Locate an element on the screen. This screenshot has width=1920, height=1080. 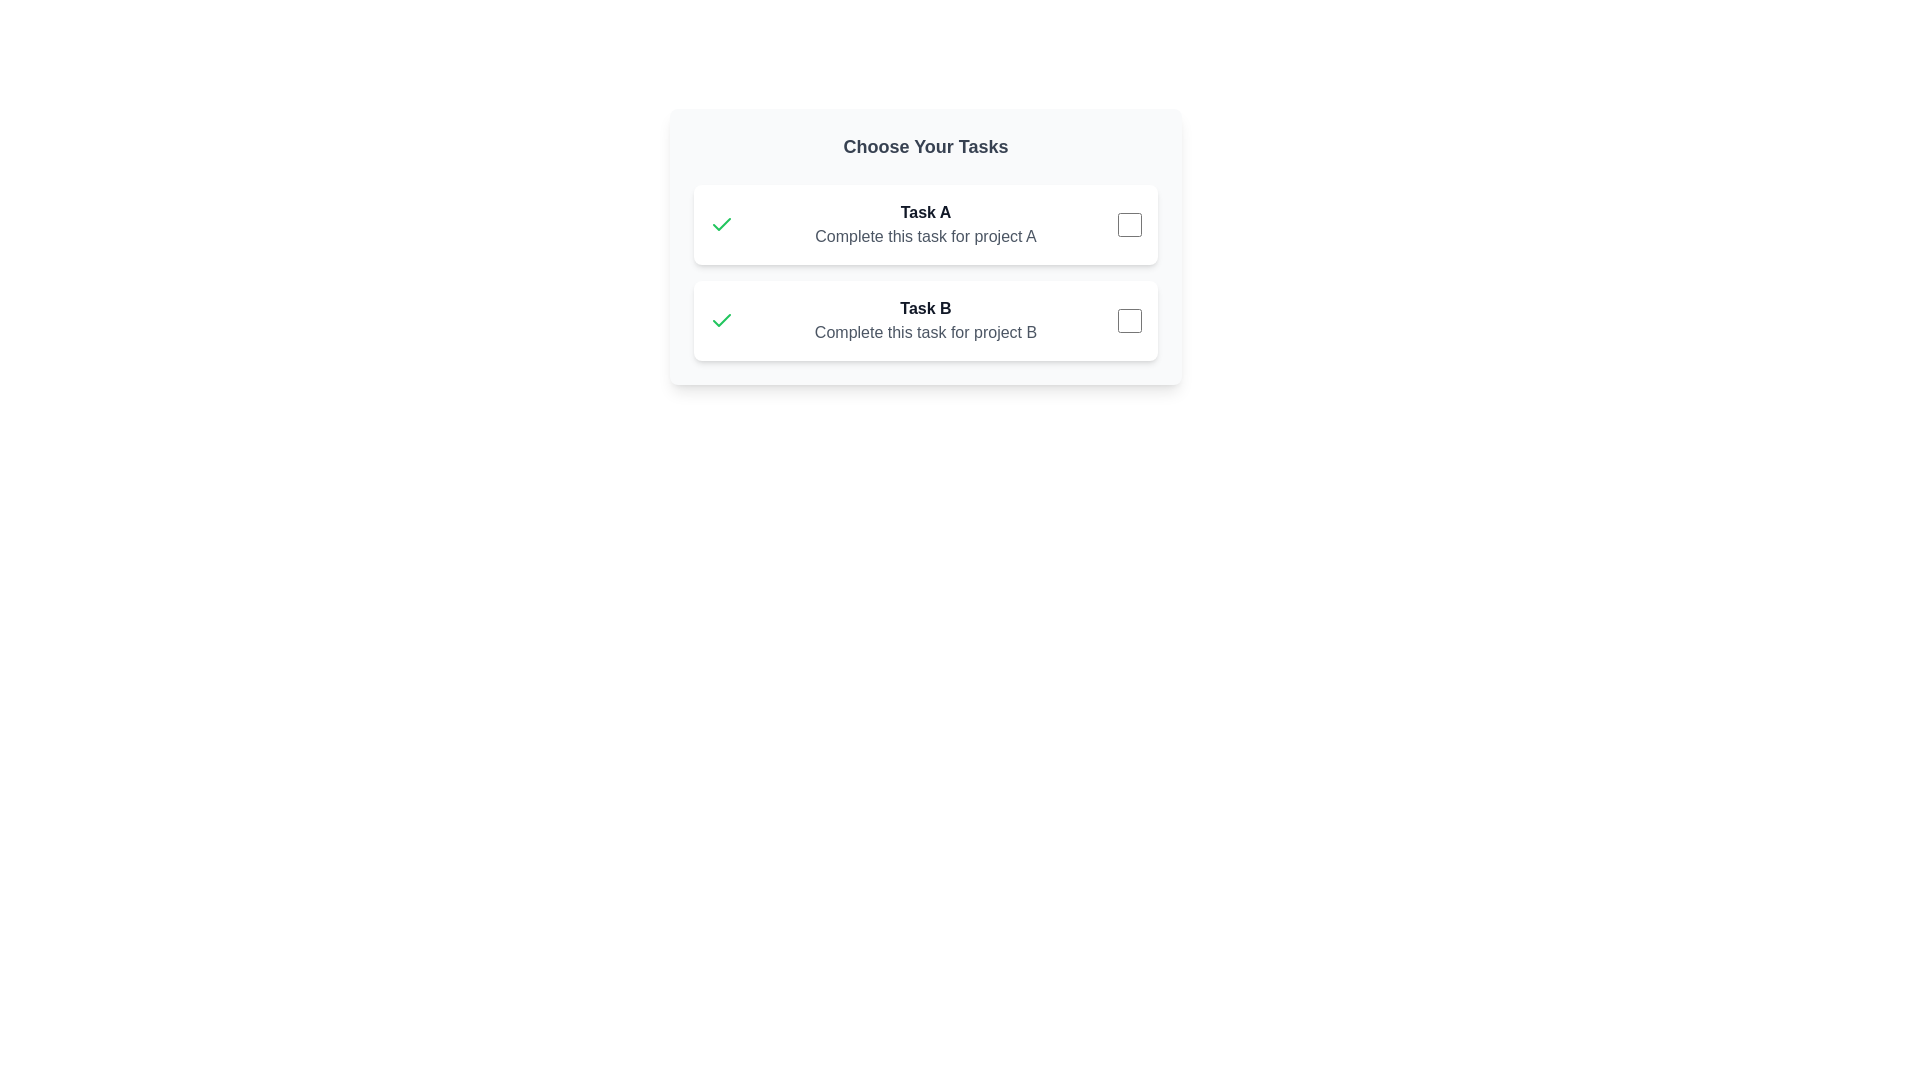
the static text label displaying 'Task B' in bold dark gray font, located in the second task panel under 'Choose Your Tasks' is located at coordinates (925, 308).